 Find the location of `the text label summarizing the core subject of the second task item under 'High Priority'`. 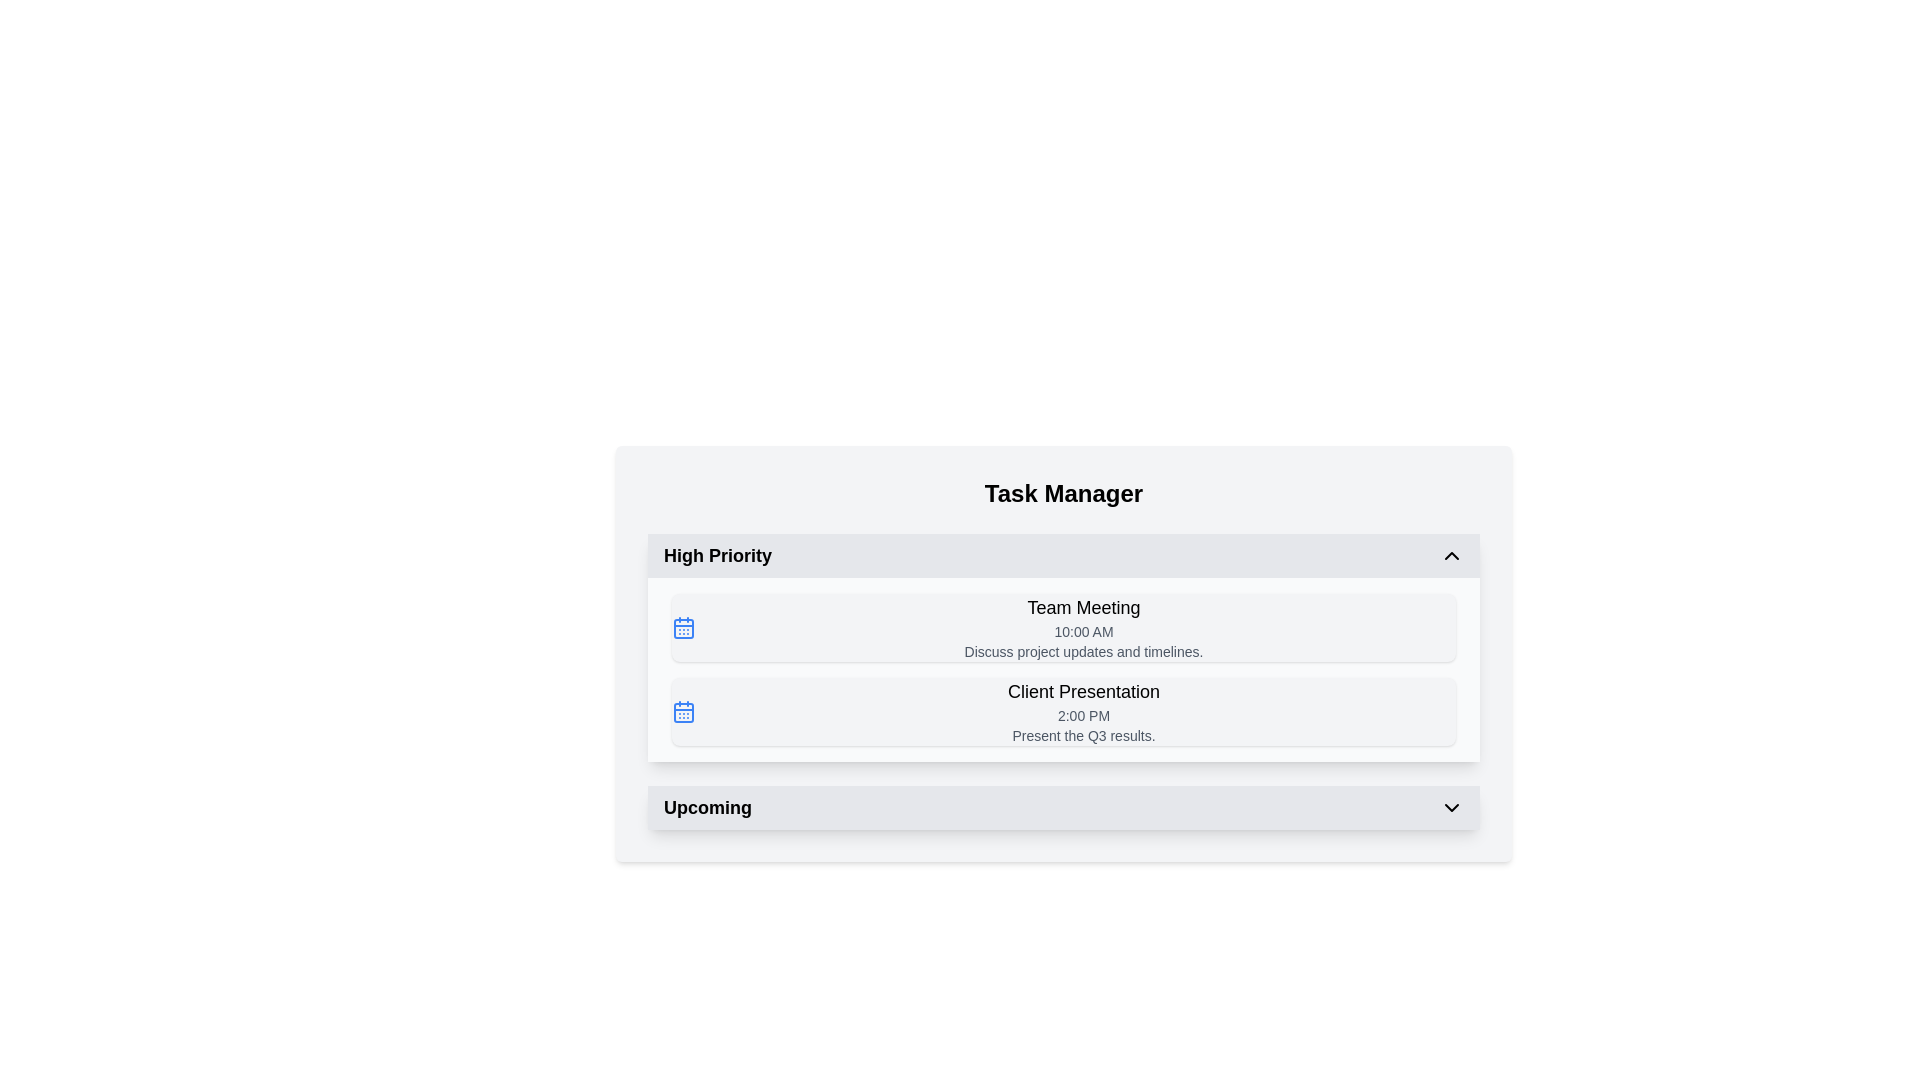

the text label summarizing the core subject of the second task item under 'High Priority' is located at coordinates (1083, 690).